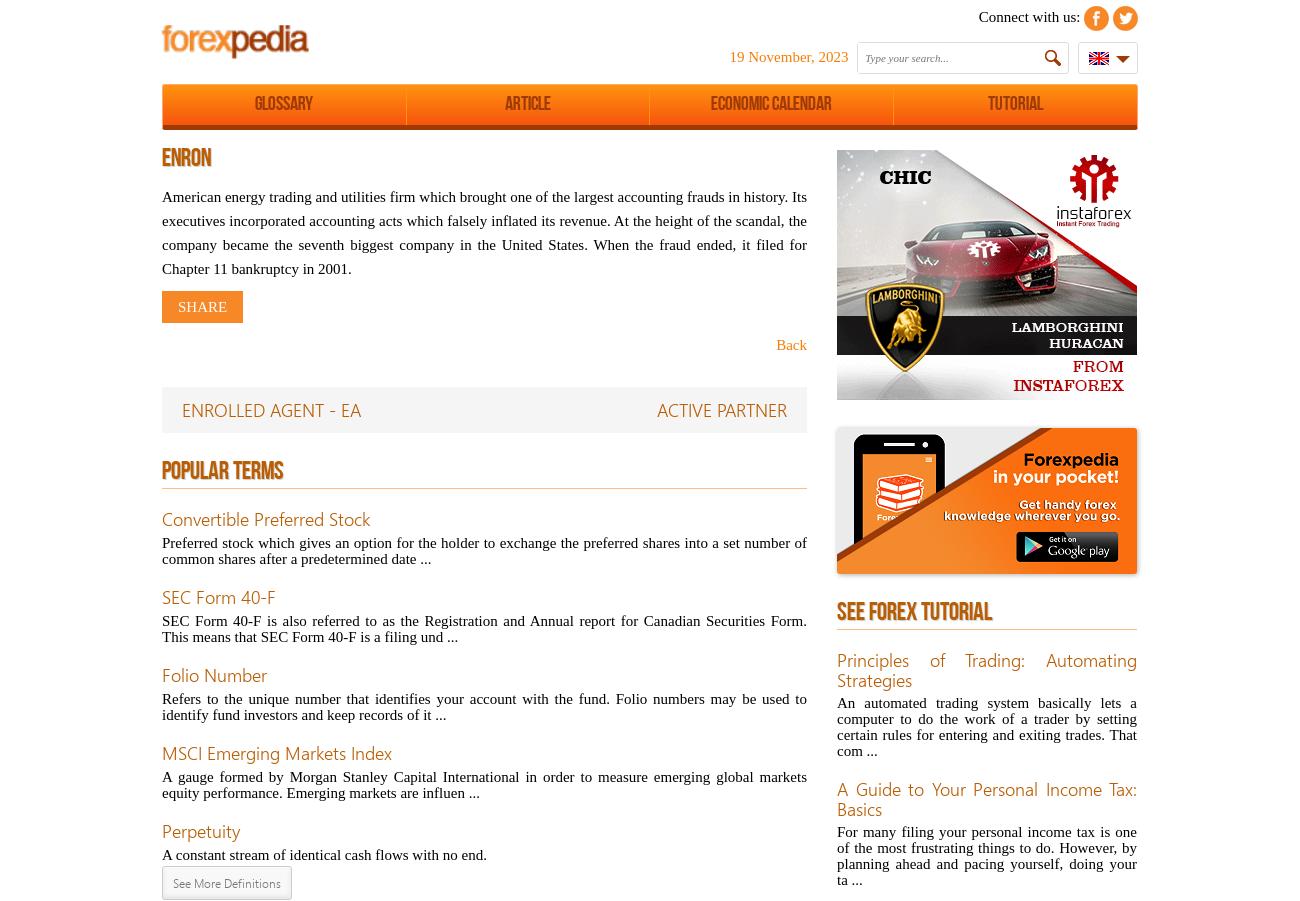 The width and height of the screenshot is (1300, 901). Describe the element at coordinates (218, 596) in the screenshot. I see `'SEC Form 40-F'` at that location.